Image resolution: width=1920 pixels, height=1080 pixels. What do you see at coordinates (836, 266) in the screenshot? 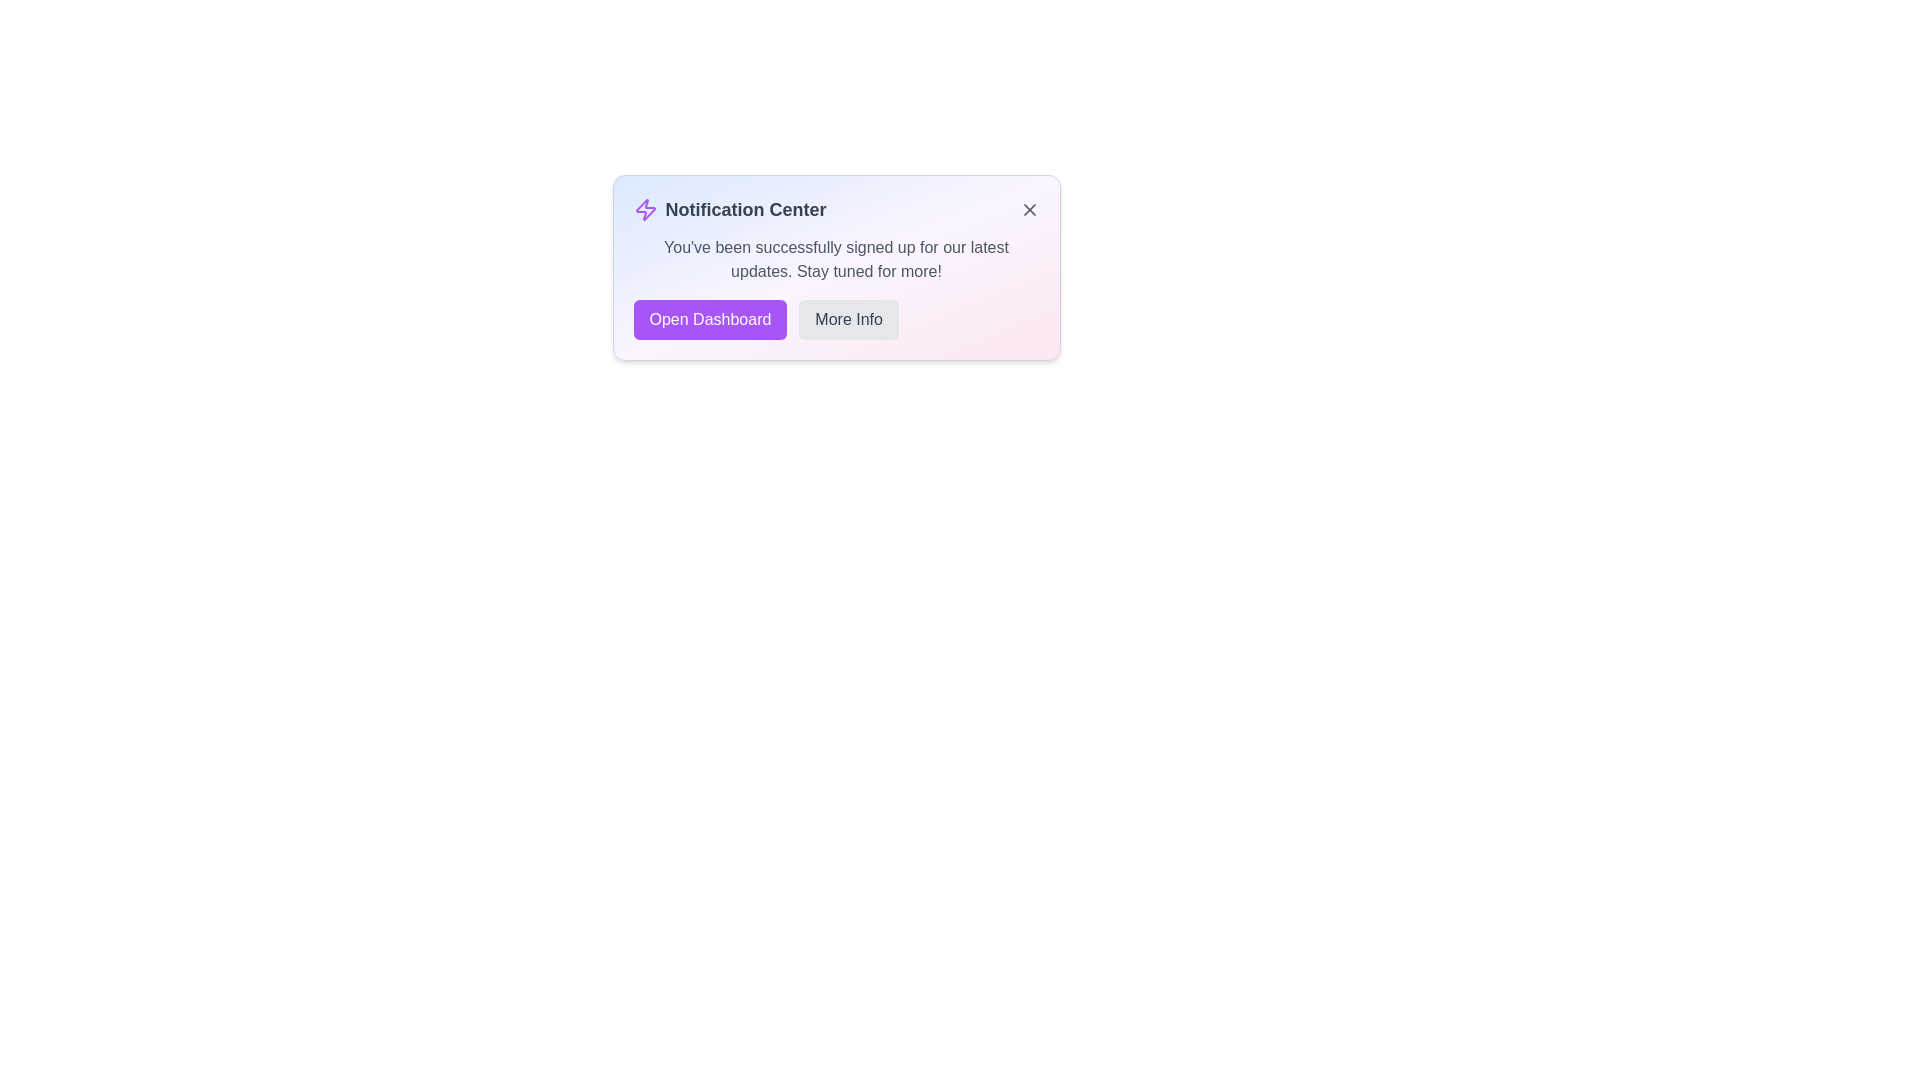
I see `the notification component to trigger additional effects` at bounding box center [836, 266].